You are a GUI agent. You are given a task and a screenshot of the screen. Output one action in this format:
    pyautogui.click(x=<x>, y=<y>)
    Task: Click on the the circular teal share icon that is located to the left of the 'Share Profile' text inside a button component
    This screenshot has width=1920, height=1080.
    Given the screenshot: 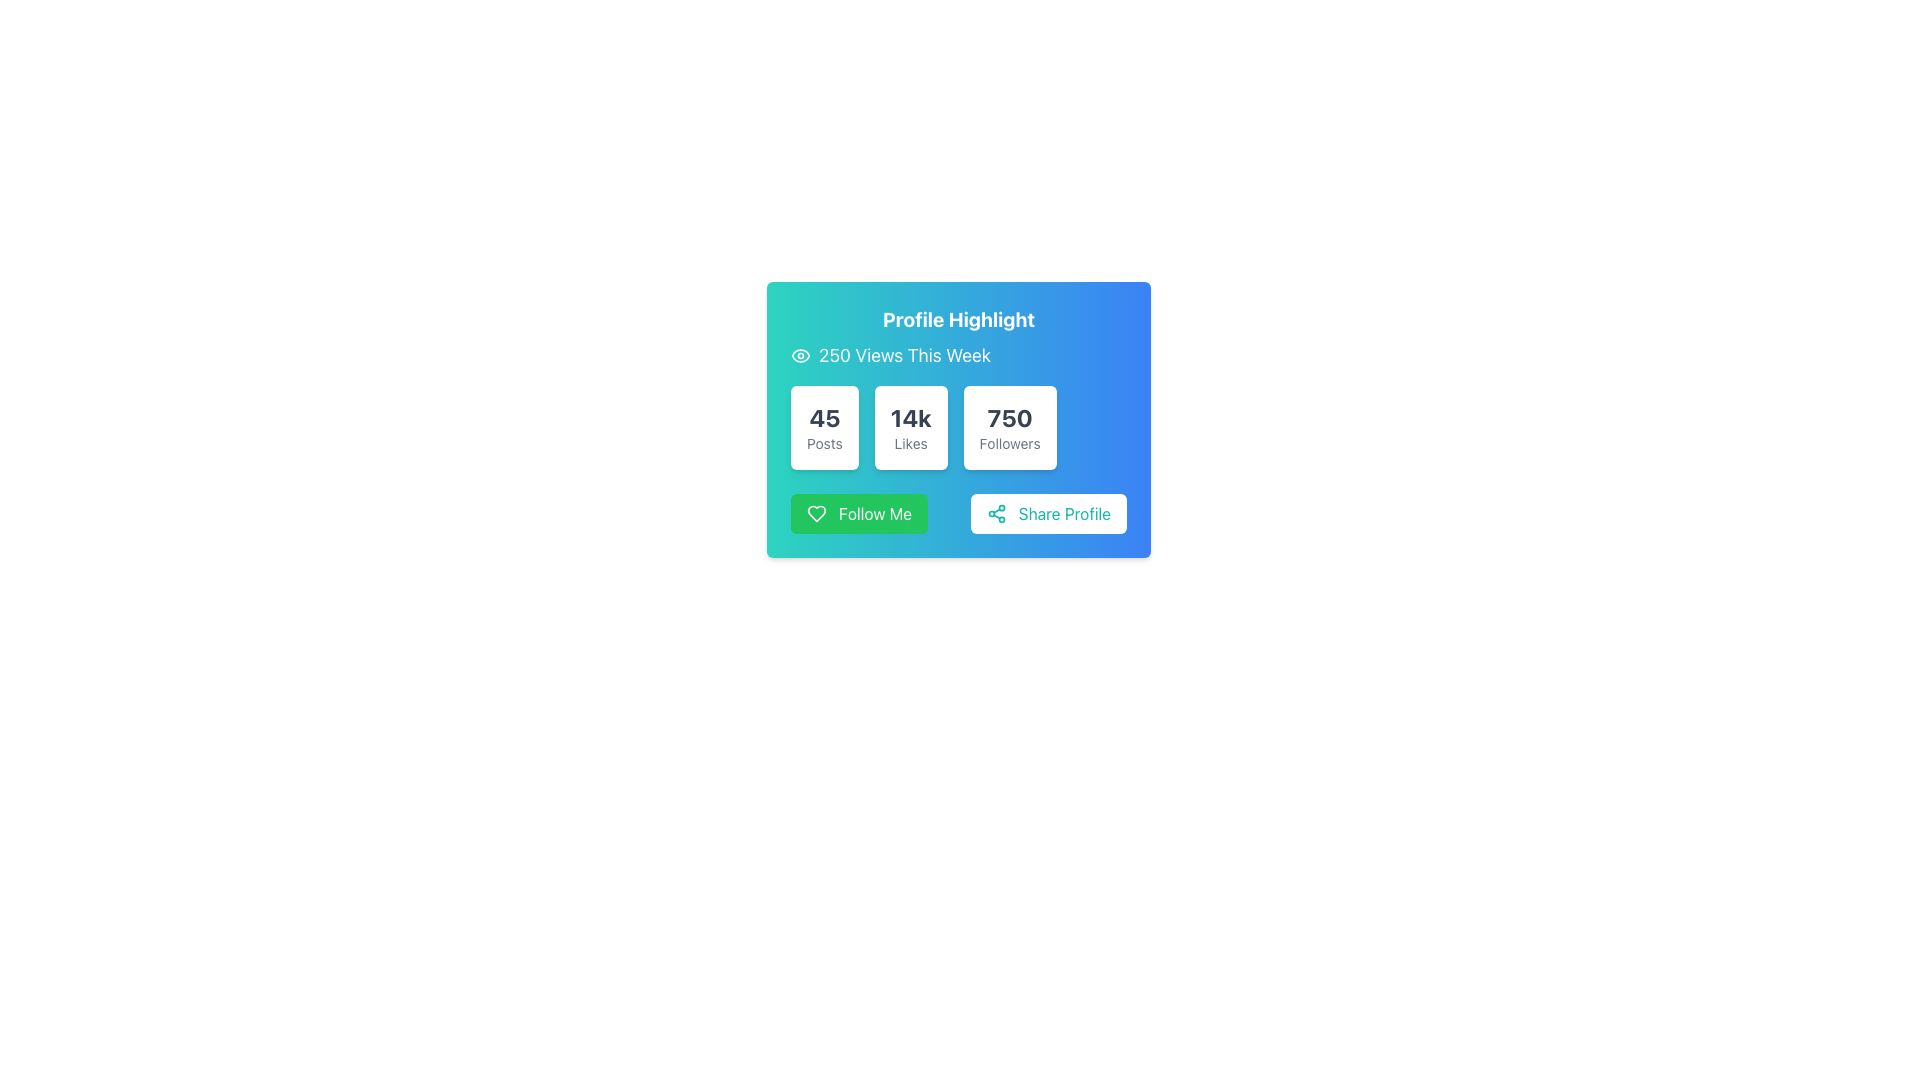 What is the action you would take?
    pyautogui.click(x=996, y=512)
    